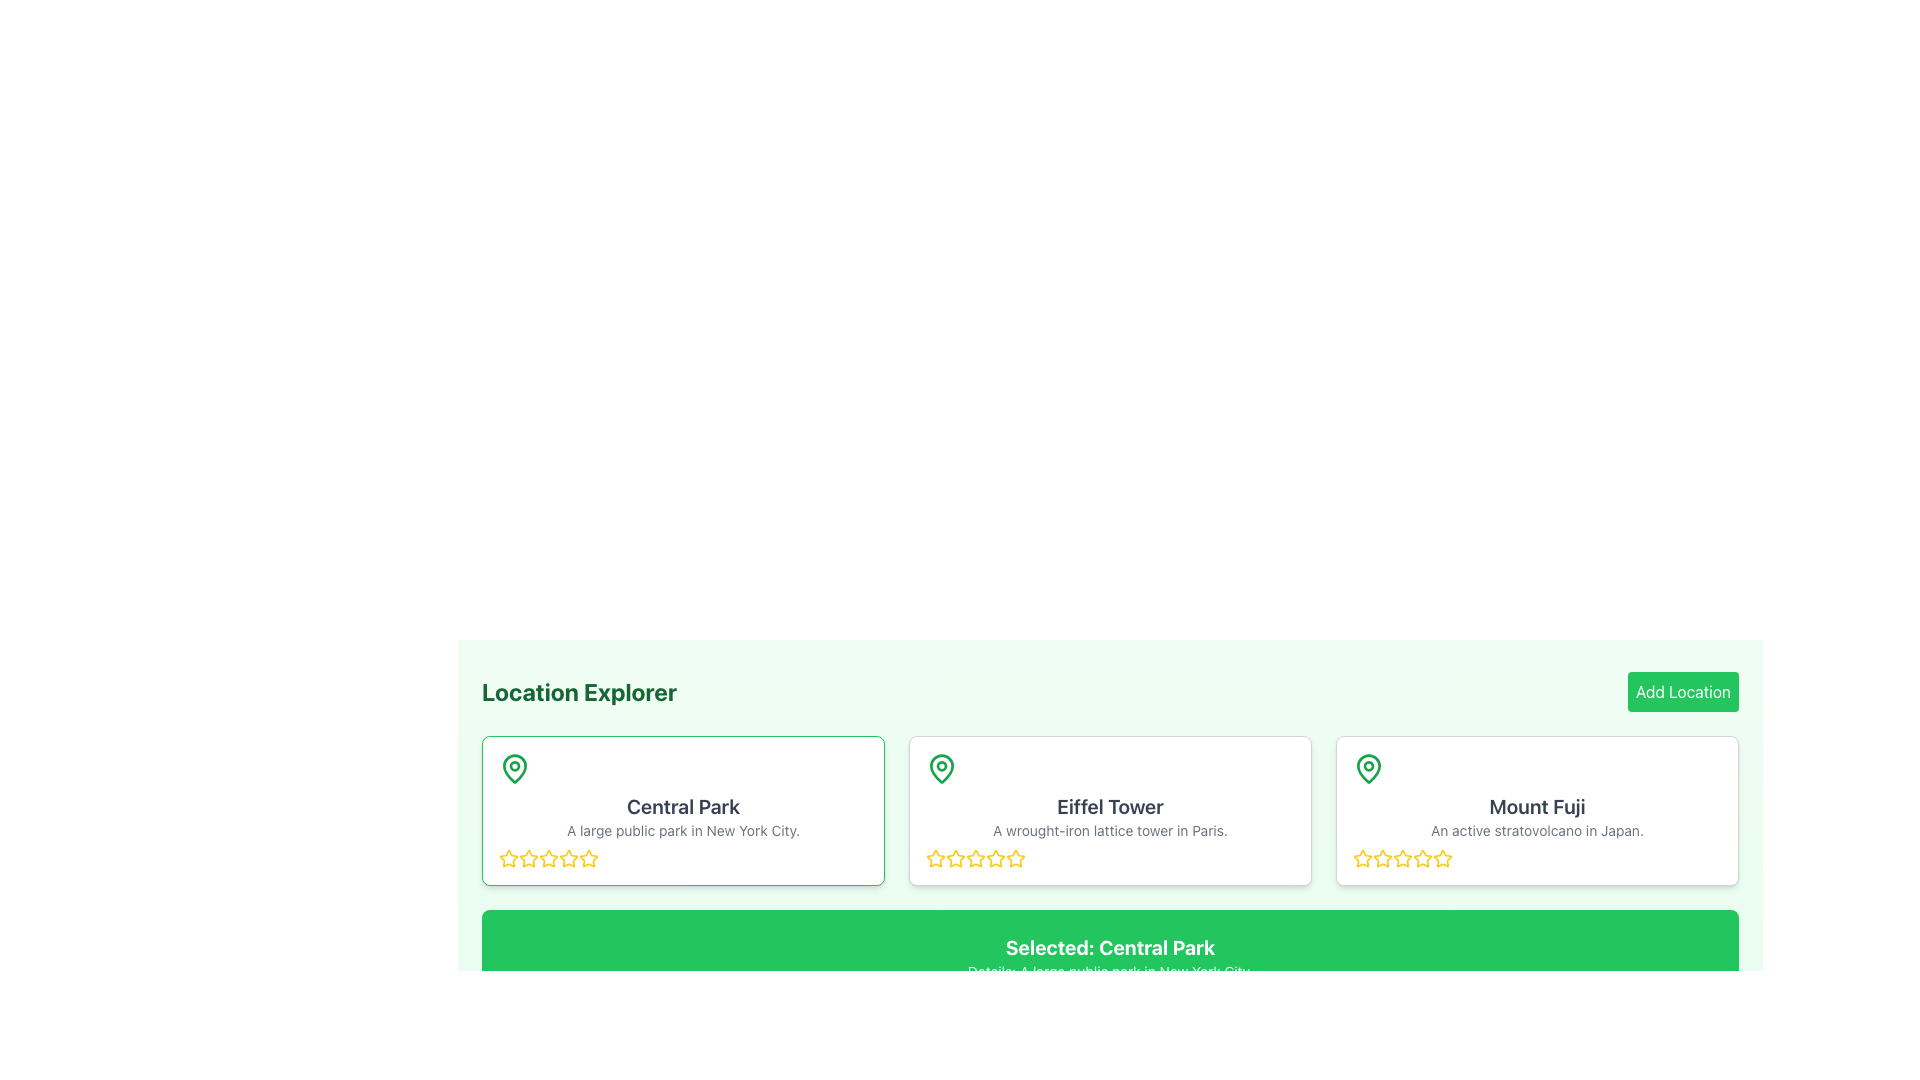  Describe the element at coordinates (1536, 805) in the screenshot. I see `on the 'Mount Fuji' text label located at the top-center of the third card from the left in a horizontal list of cards` at that location.